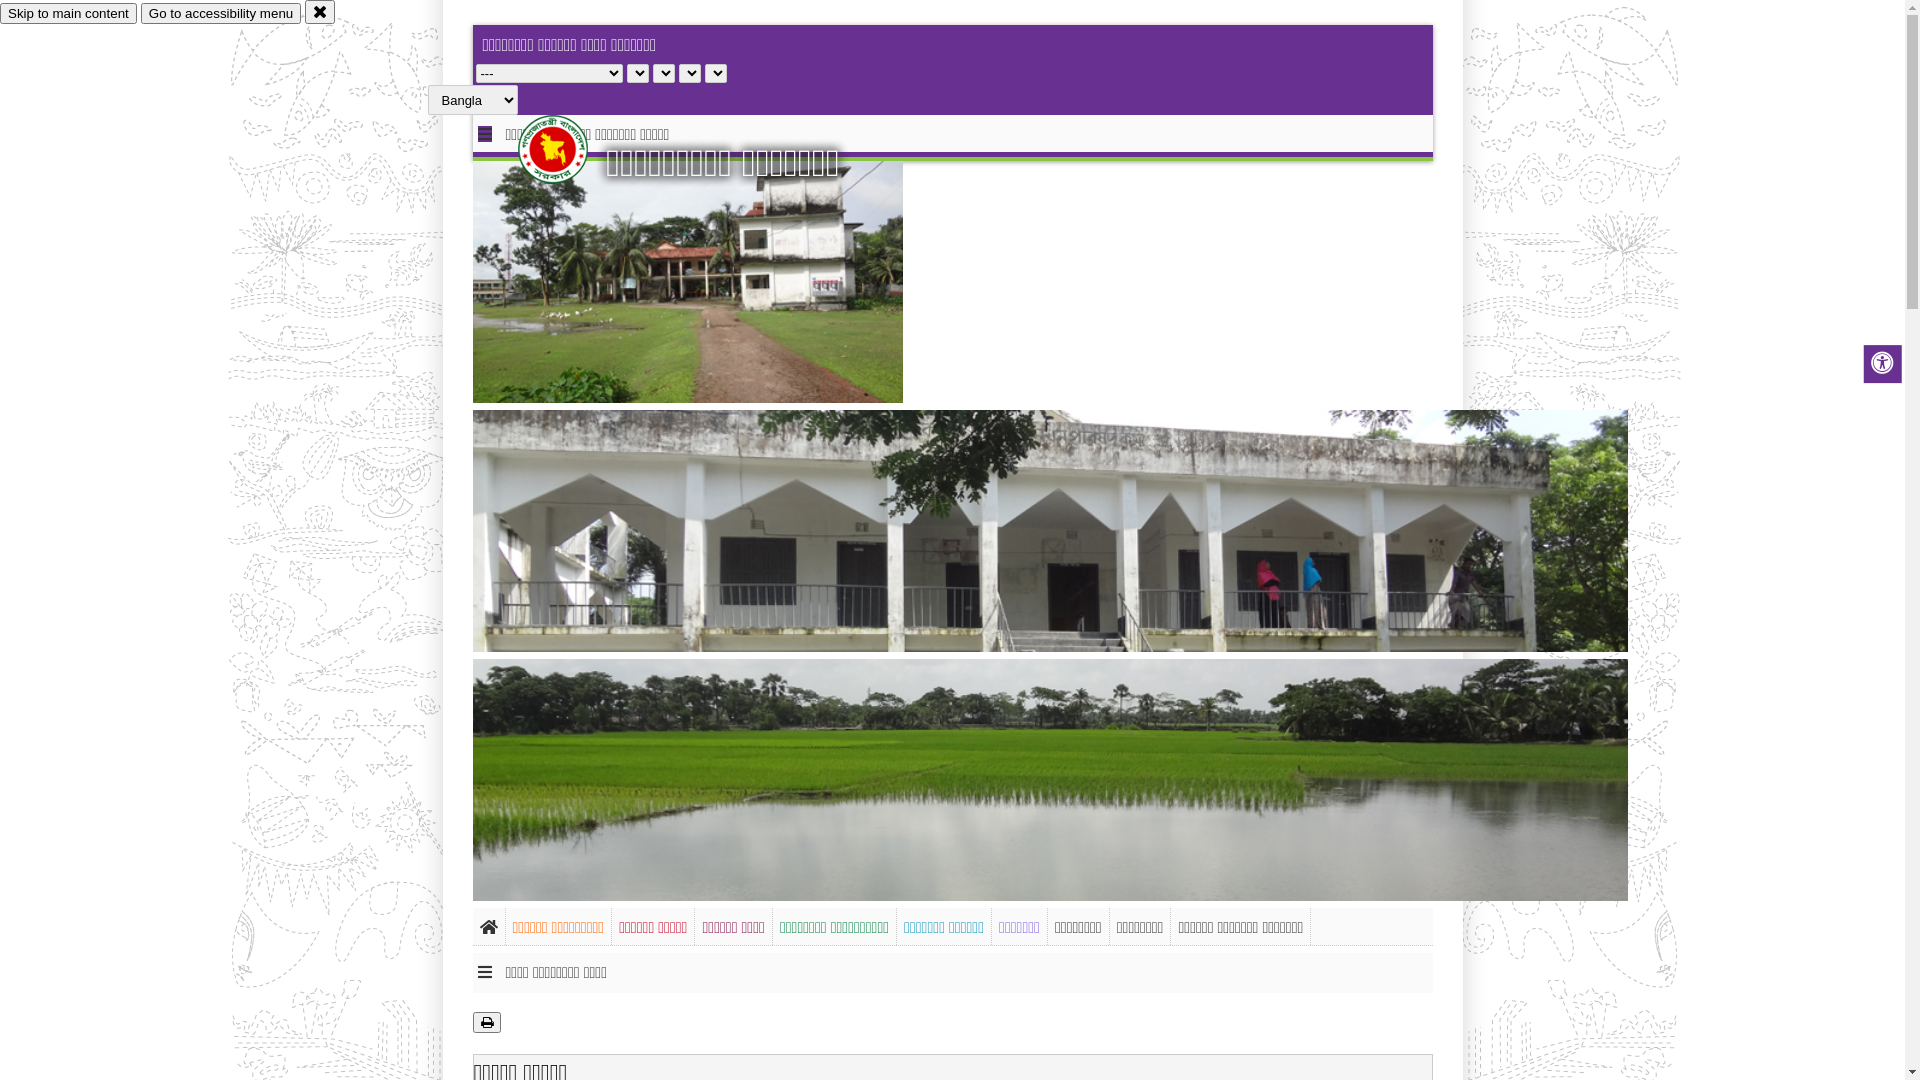 This screenshot has height=1080, width=1920. Describe the element at coordinates (569, 148) in the screenshot. I see `'` at that location.